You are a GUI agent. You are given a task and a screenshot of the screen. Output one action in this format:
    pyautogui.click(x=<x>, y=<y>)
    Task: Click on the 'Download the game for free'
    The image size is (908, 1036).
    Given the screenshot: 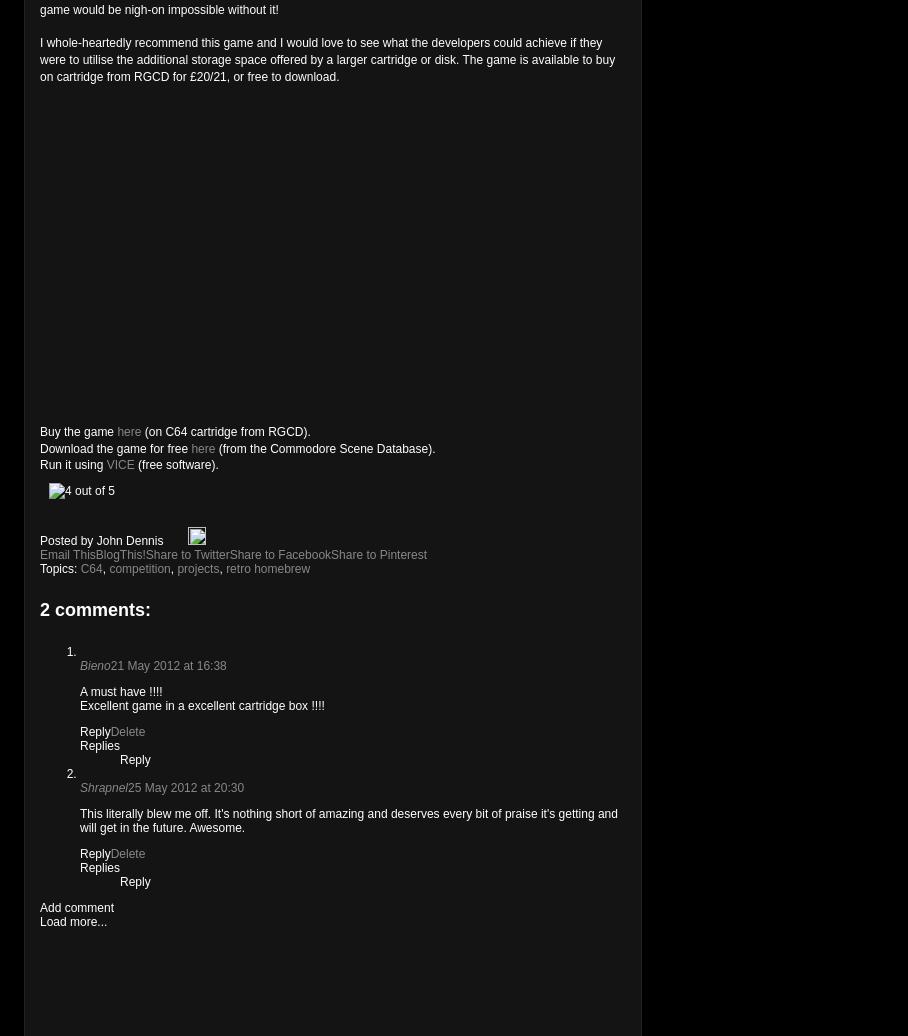 What is the action you would take?
    pyautogui.click(x=115, y=447)
    